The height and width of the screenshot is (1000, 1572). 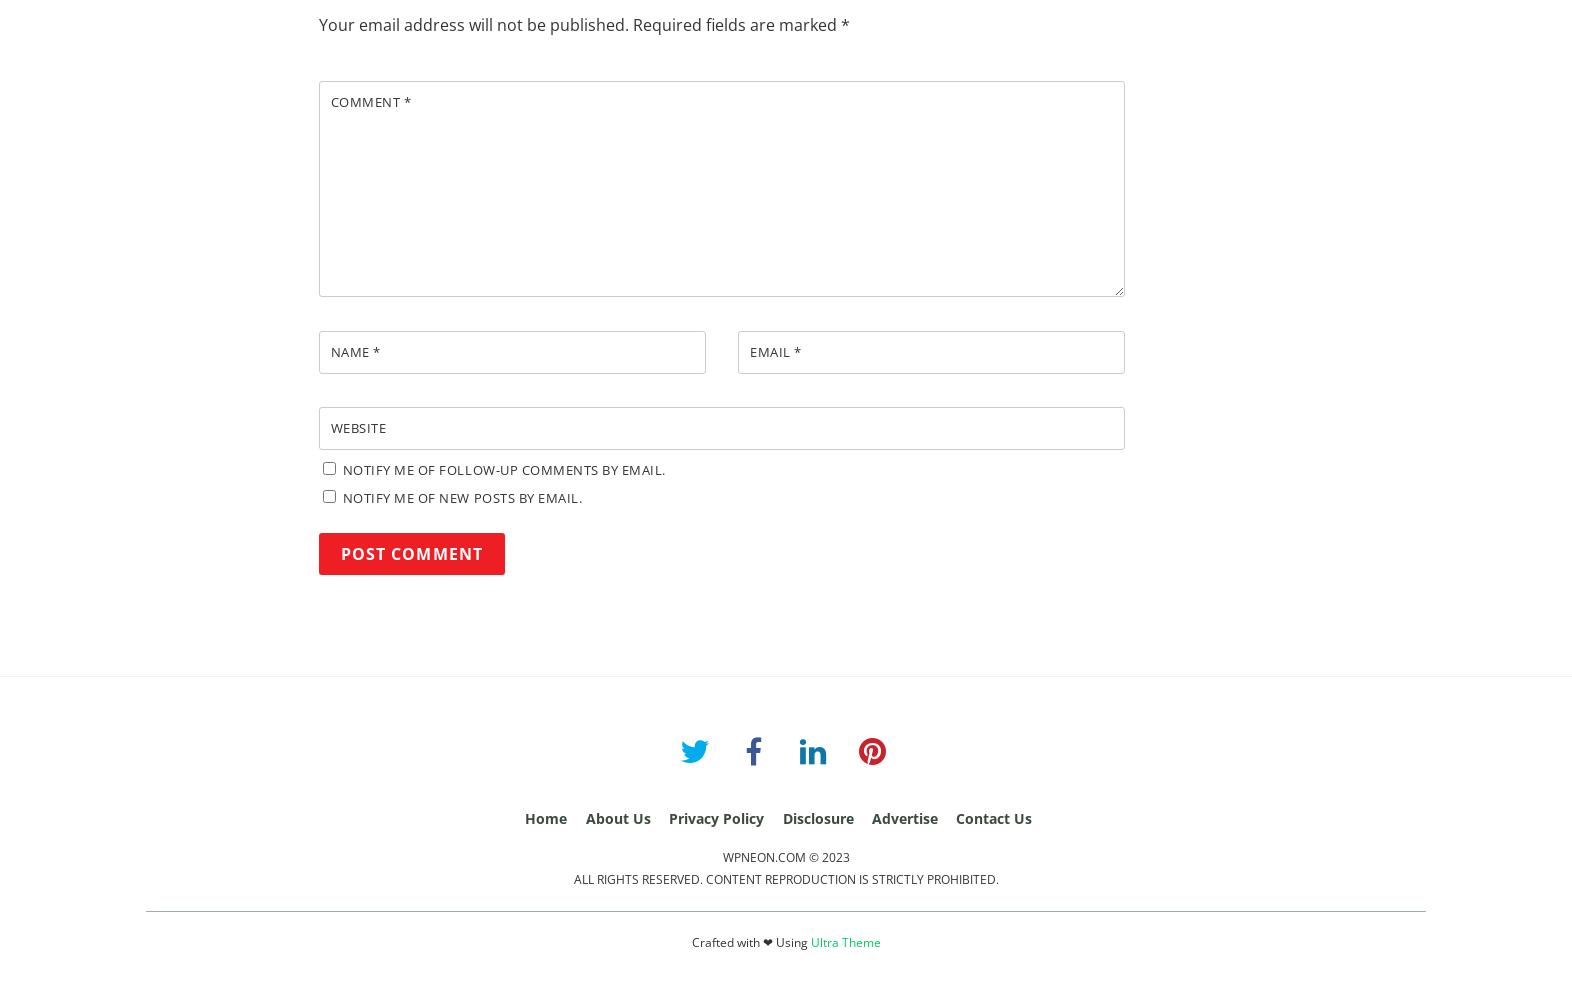 I want to click on 'About Us', so click(x=617, y=817).